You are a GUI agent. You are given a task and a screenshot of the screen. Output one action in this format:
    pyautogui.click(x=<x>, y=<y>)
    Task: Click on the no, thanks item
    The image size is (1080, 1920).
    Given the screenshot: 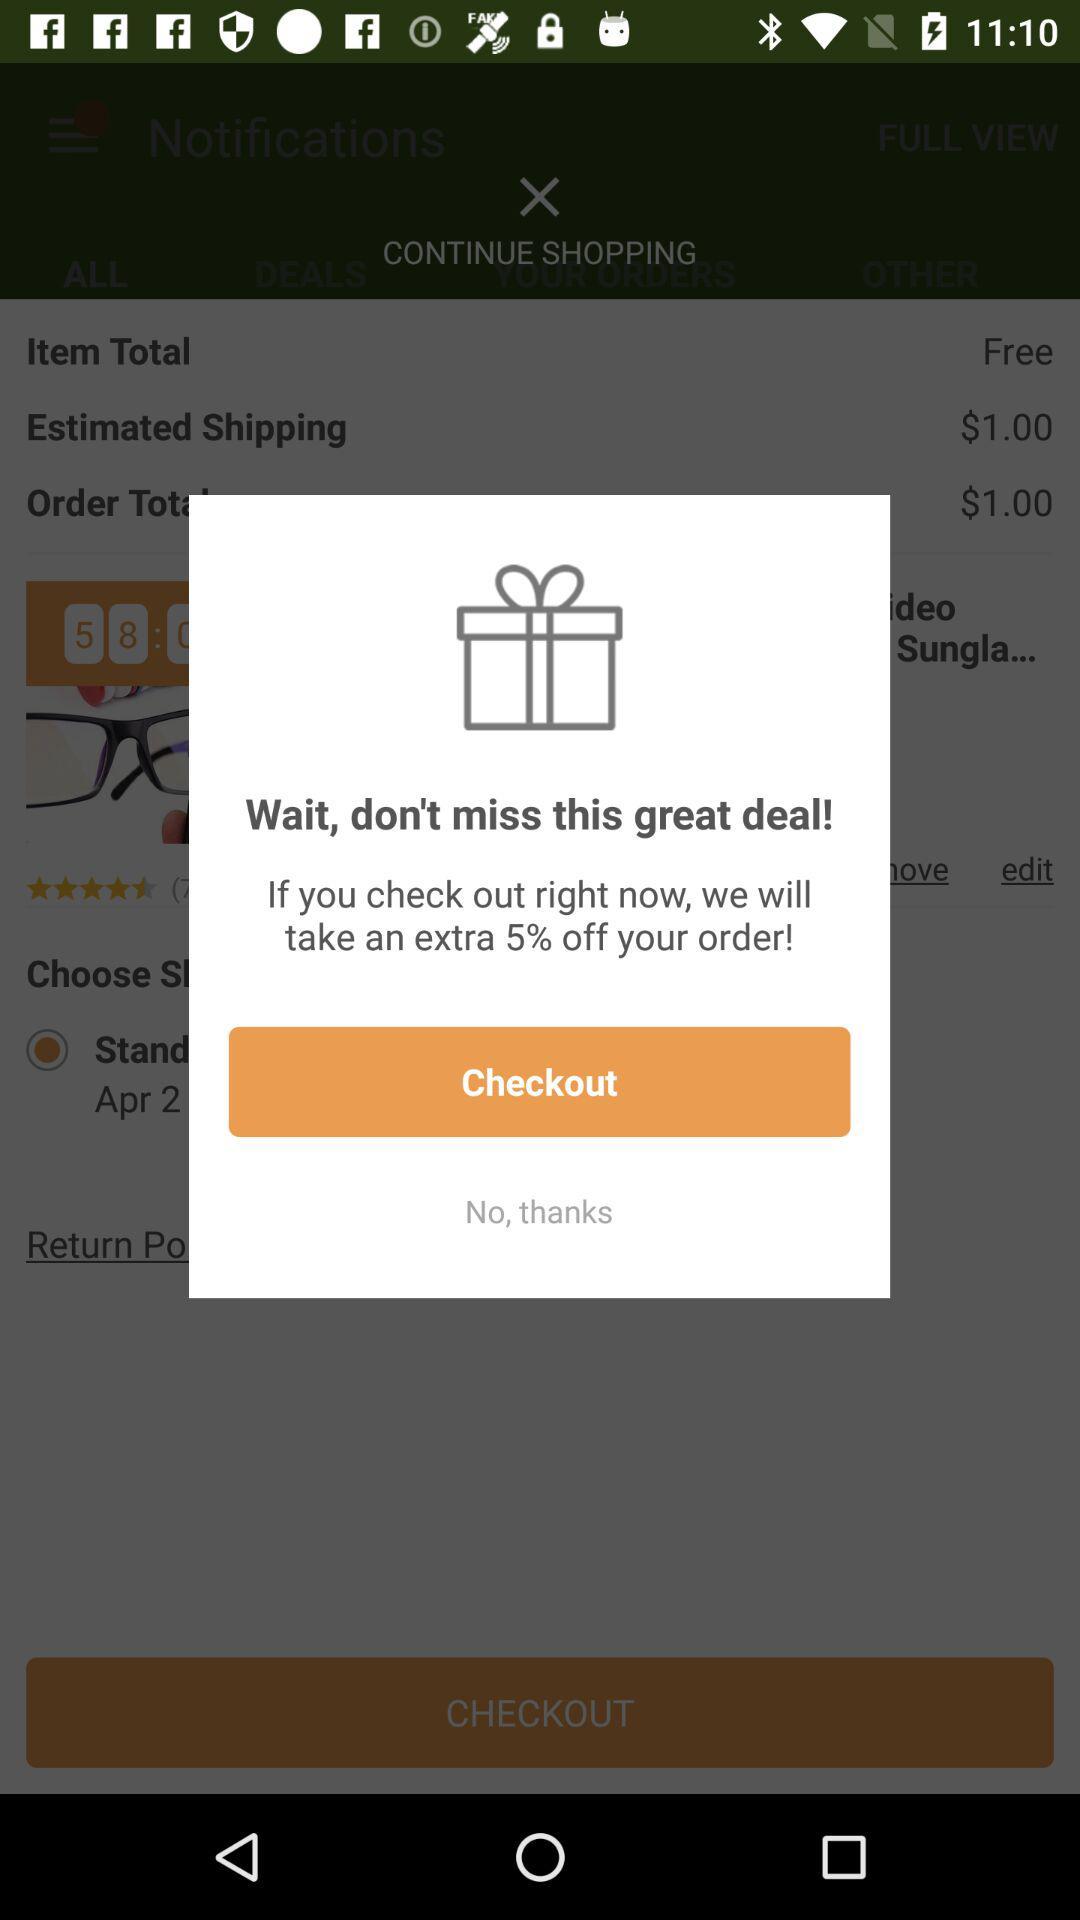 What is the action you would take?
    pyautogui.click(x=538, y=1210)
    